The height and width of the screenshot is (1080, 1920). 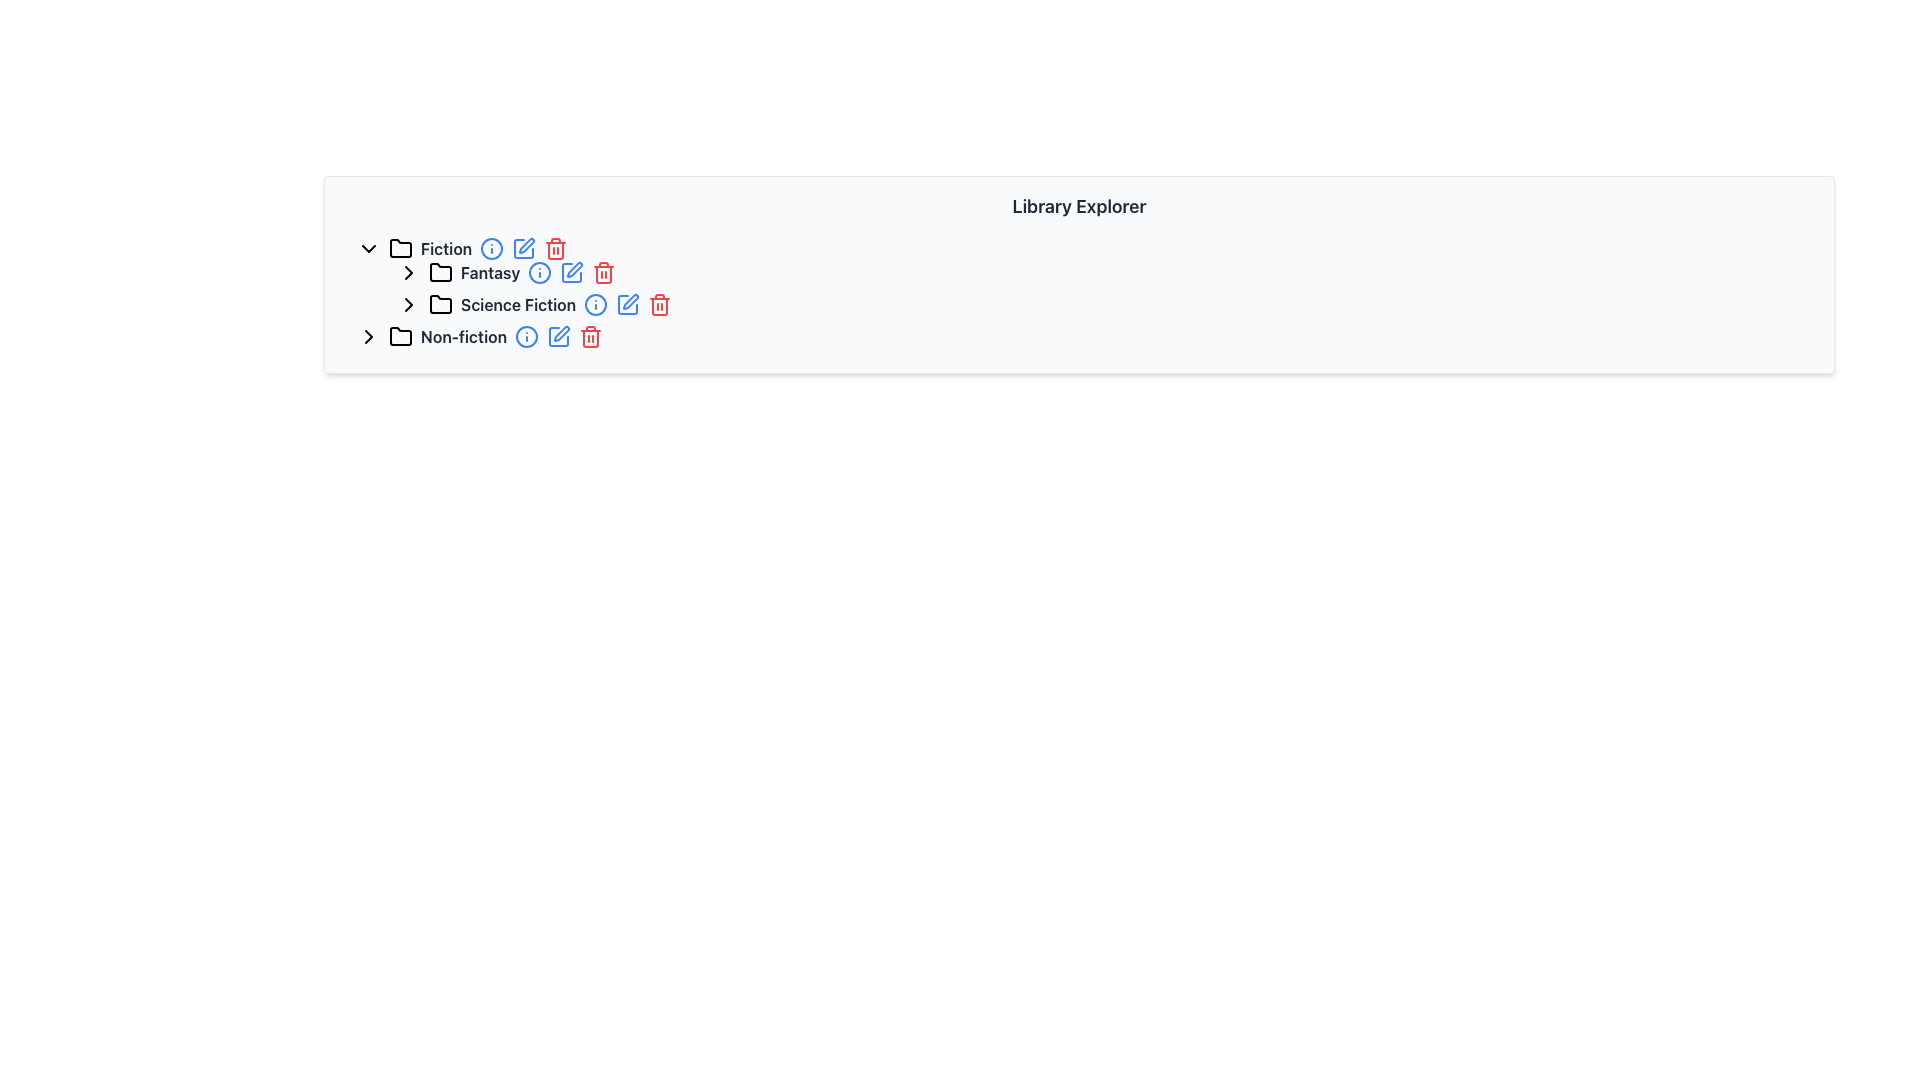 What do you see at coordinates (407, 304) in the screenshot?
I see `the Interactive Chevron Icon located to the left of the 'Fantasy' folder label` at bounding box center [407, 304].